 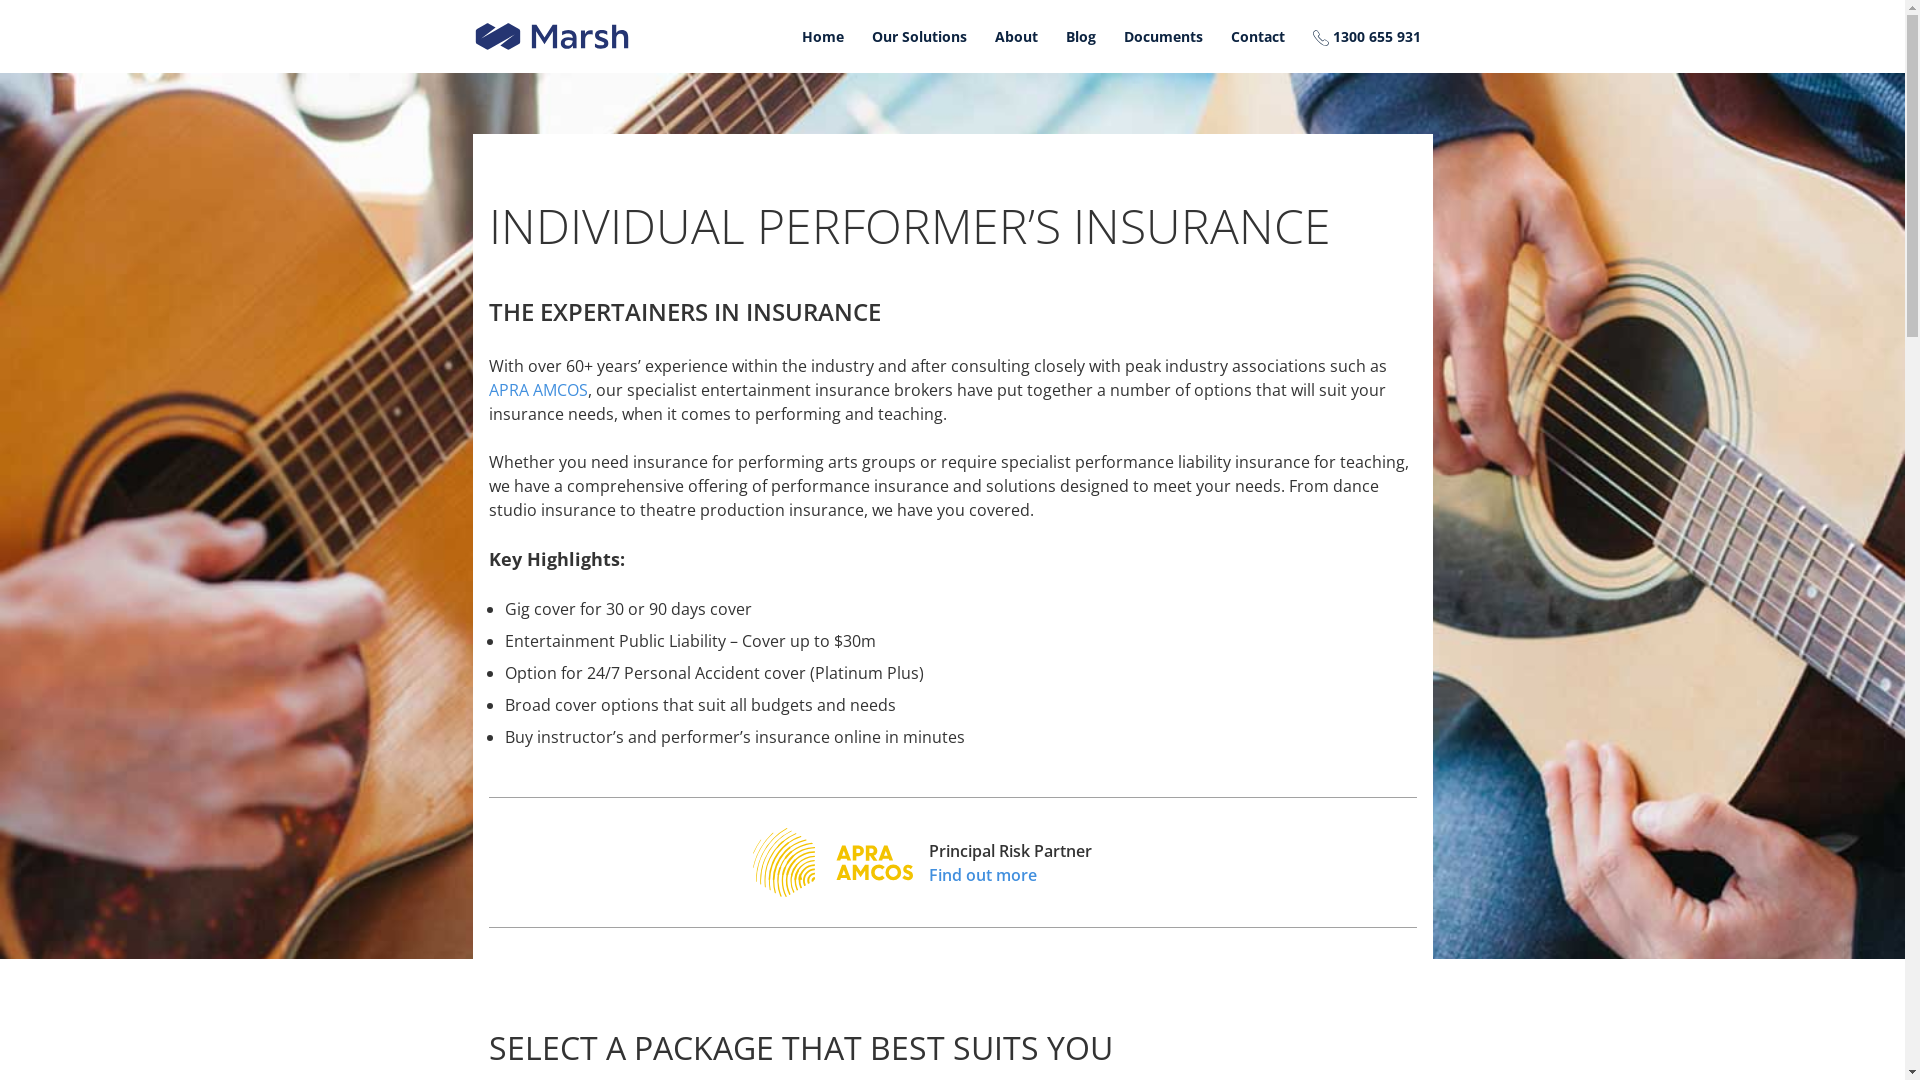 I want to click on 'APRA AMCOS', so click(x=537, y=389).